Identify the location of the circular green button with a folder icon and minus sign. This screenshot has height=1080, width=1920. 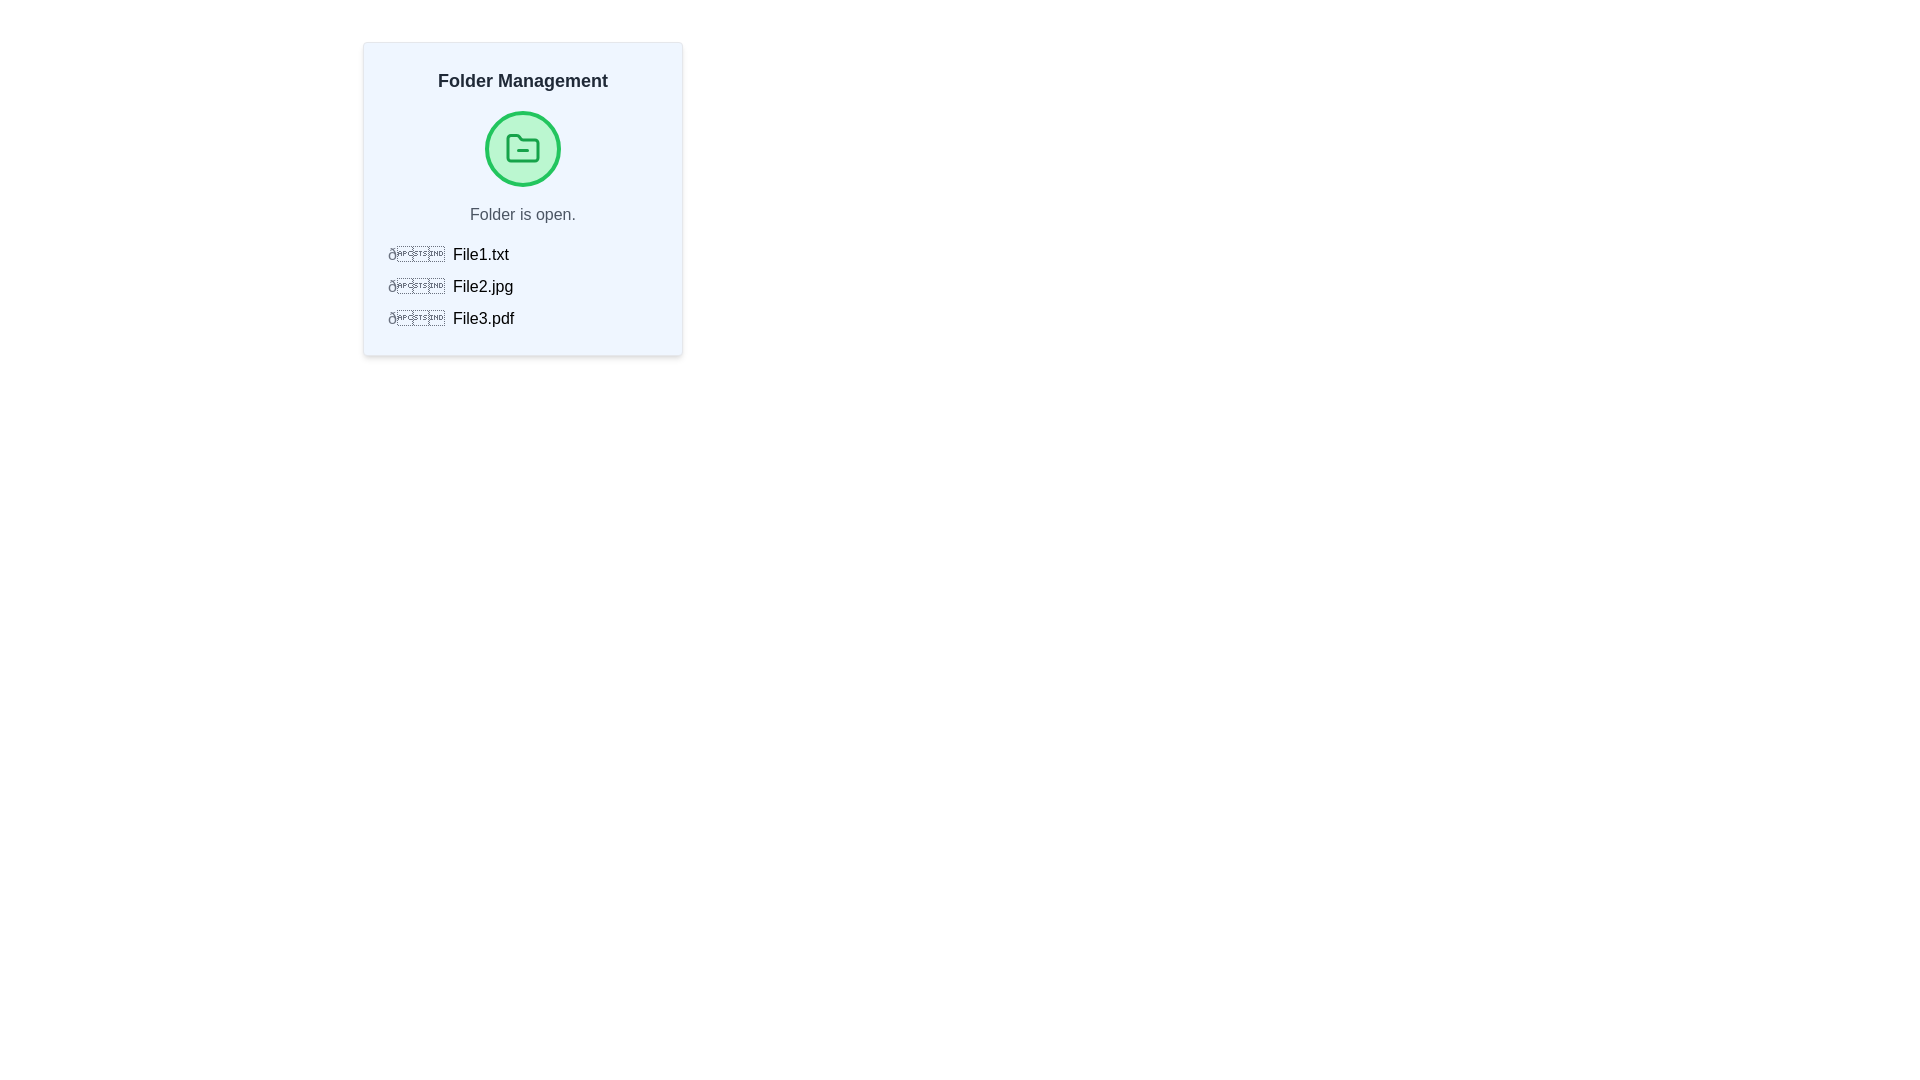
(523, 148).